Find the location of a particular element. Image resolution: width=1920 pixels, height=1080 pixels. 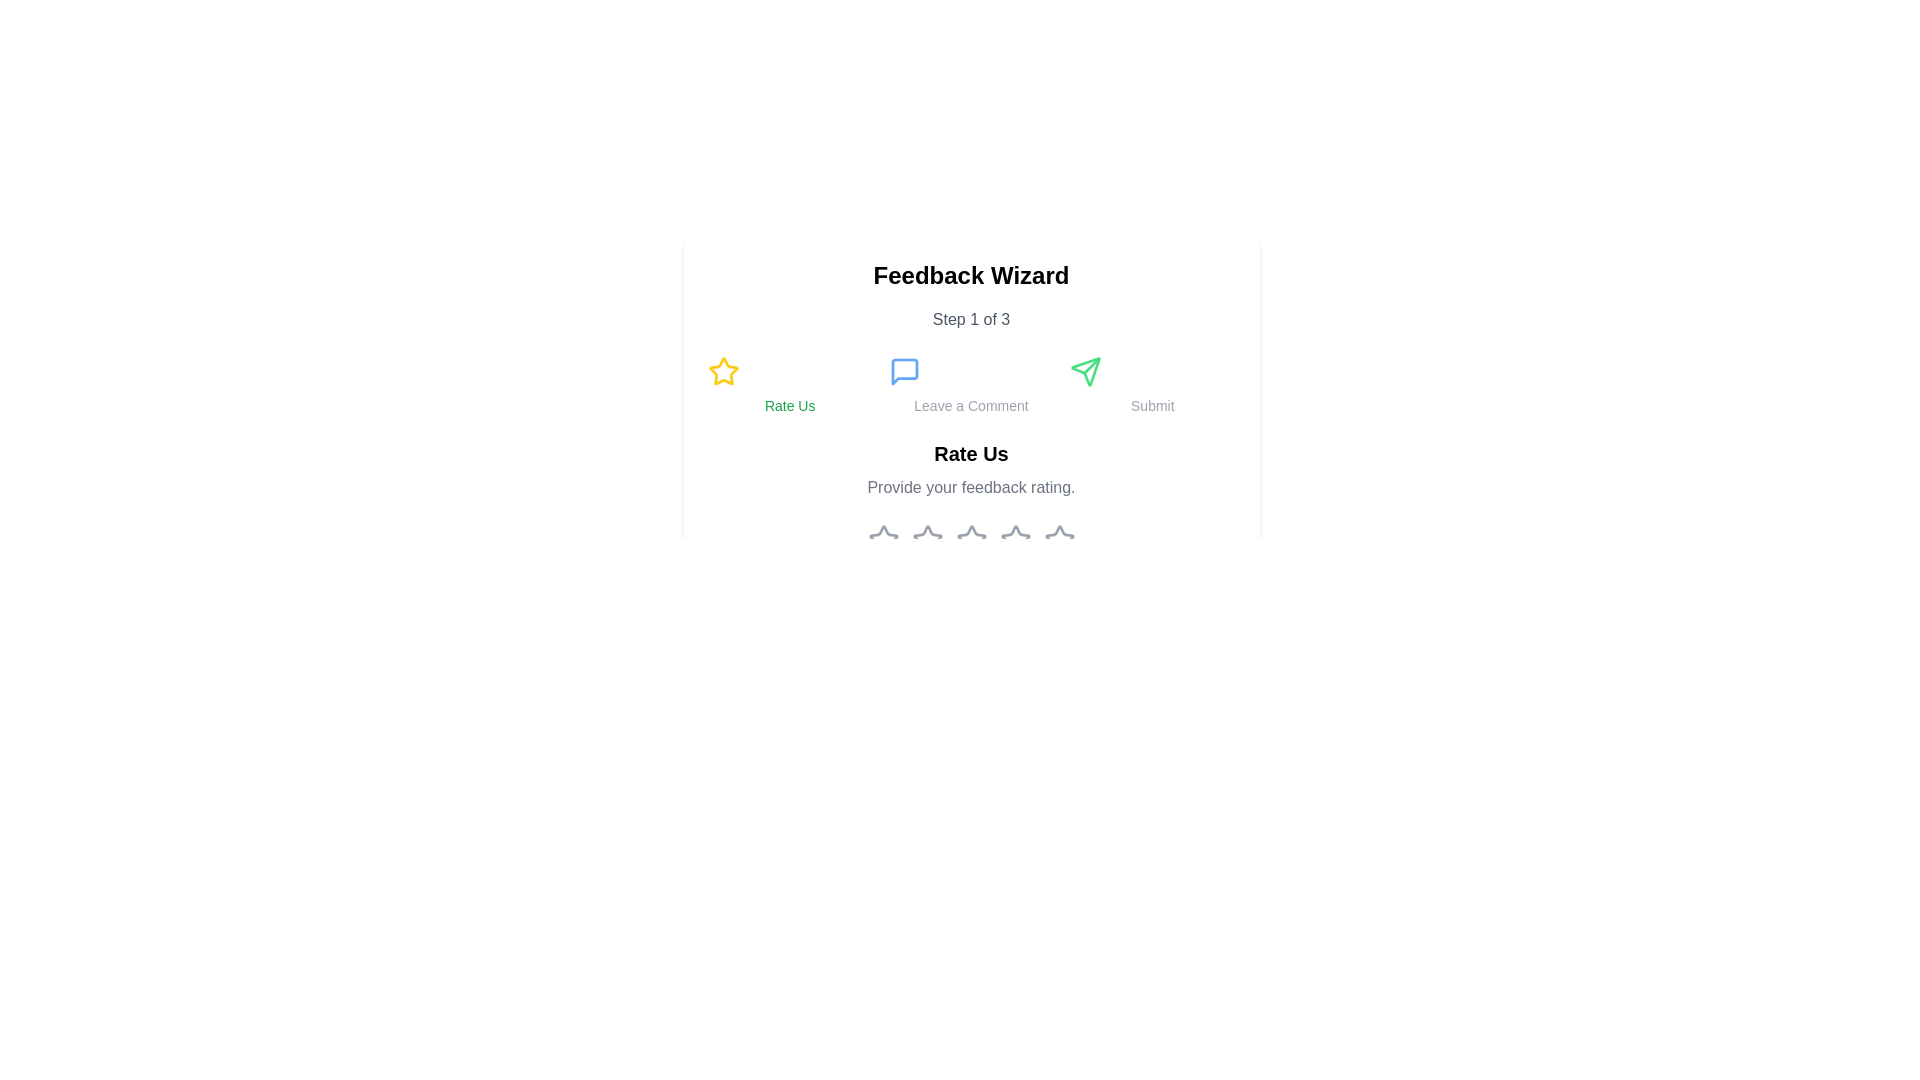

the static text label that serves as a title or instruction, located beneath the yellow star icon and above the row of interactive icons is located at coordinates (789, 405).